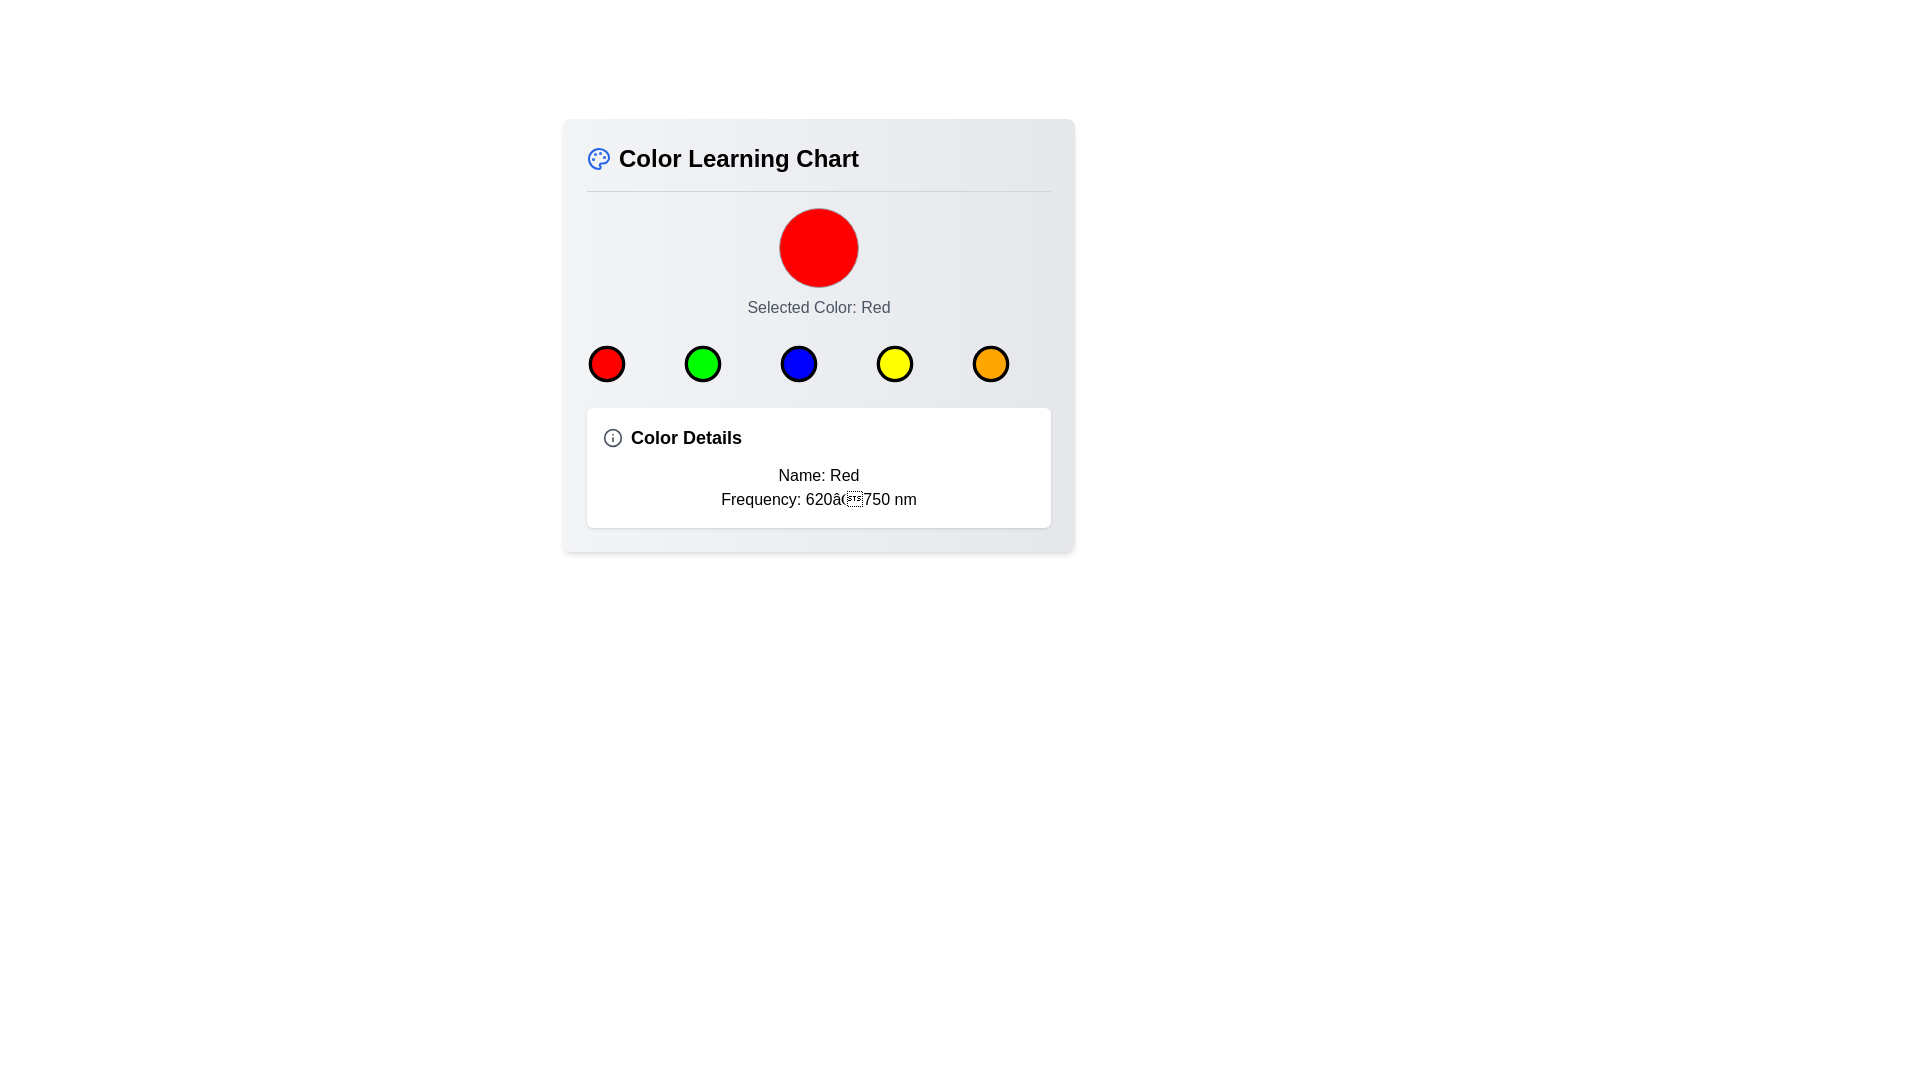 The image size is (1920, 1080). I want to click on the Header or Title Text for copying, which is located at the top portion of the interface near the center horizontally, so click(722, 157).